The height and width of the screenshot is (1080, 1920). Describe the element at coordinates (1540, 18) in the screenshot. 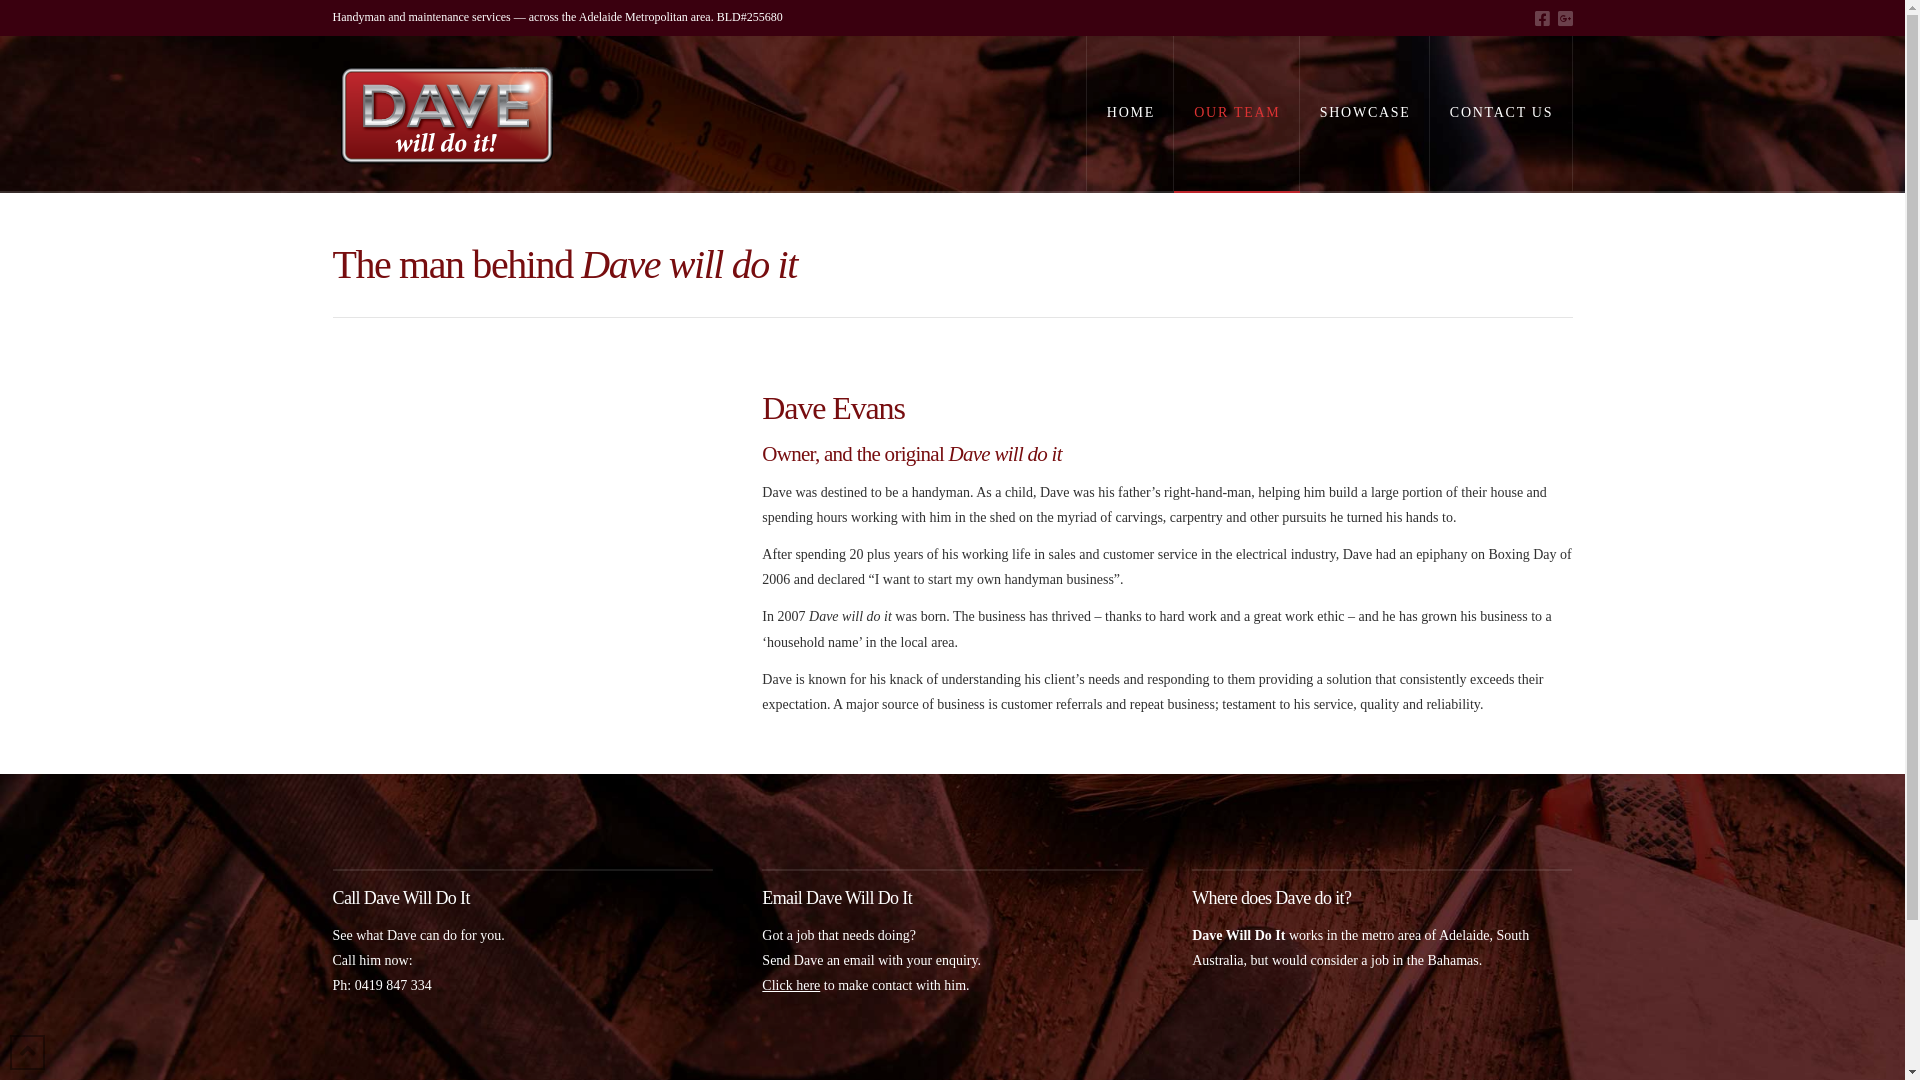

I see `'Facebook'` at that location.